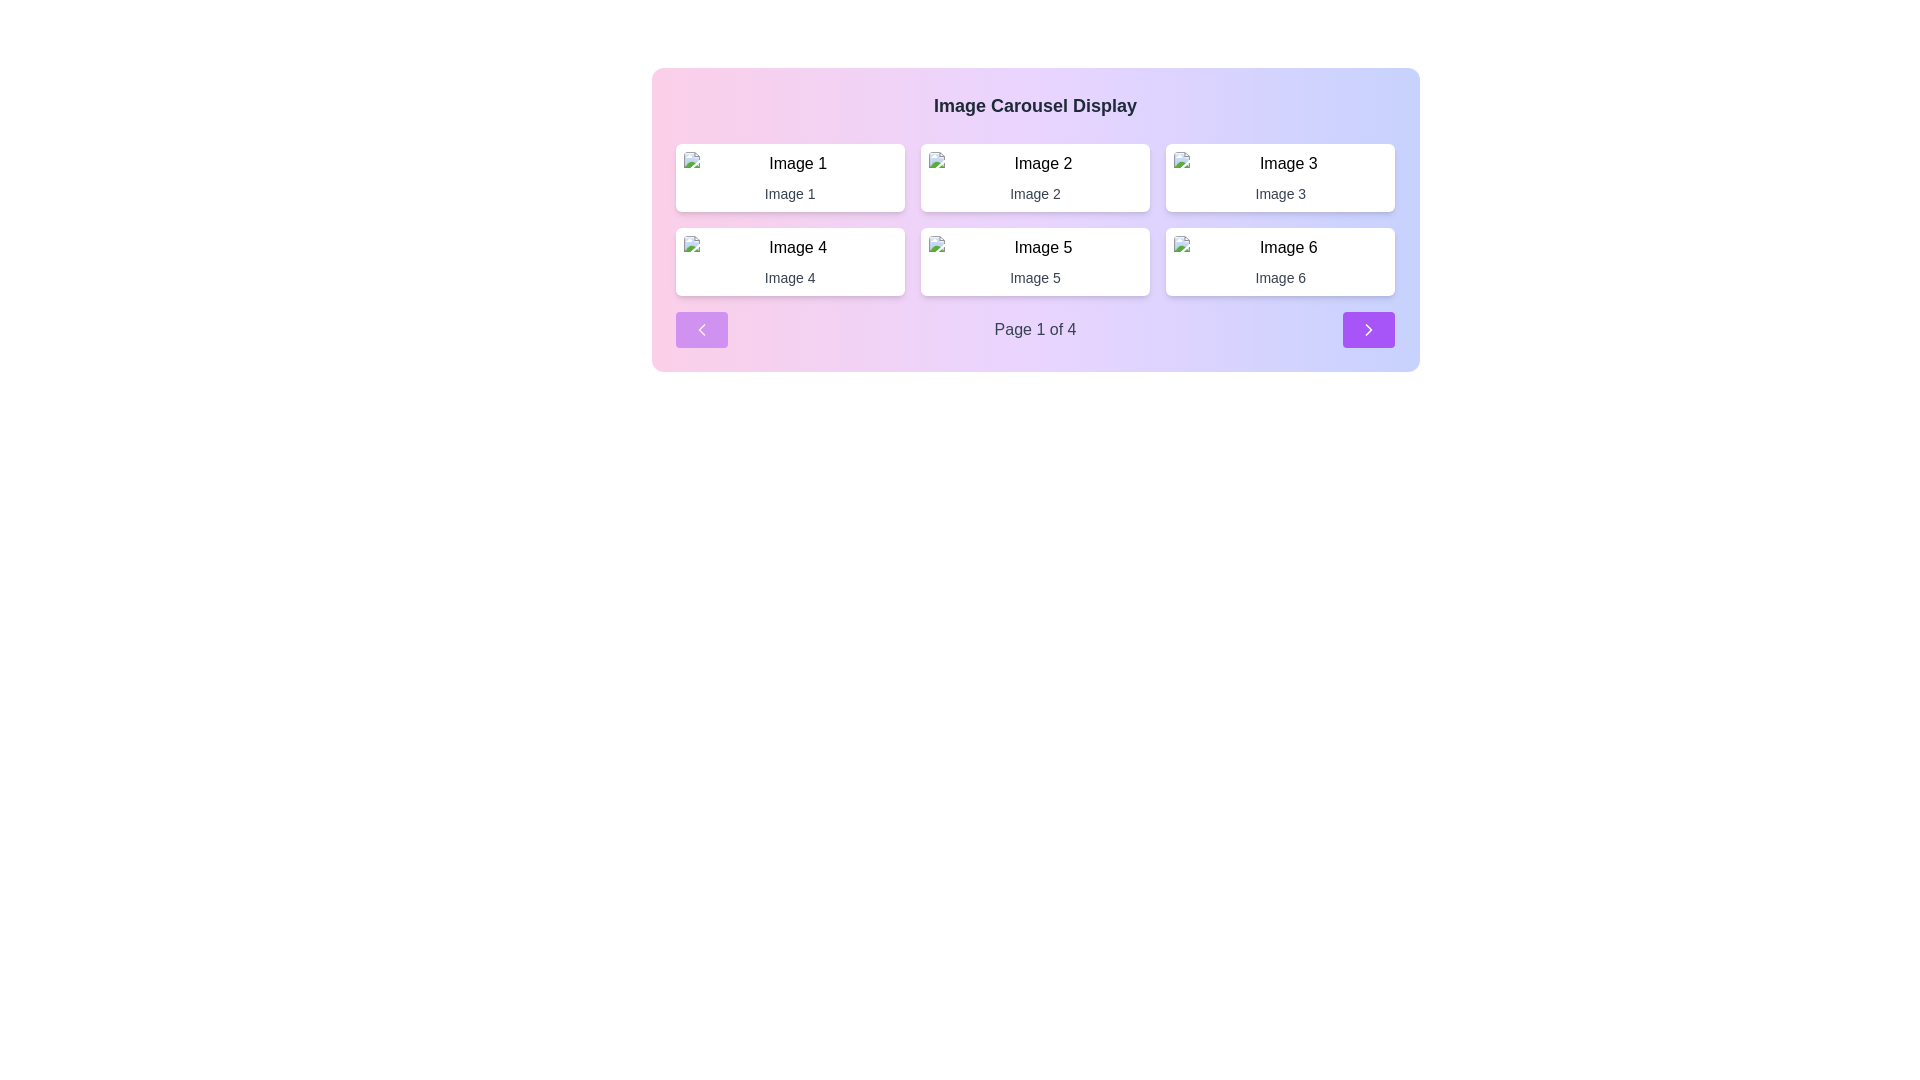 This screenshot has height=1080, width=1920. I want to click on on the card displaying the title 'Image 2' in the second column of the first row of the image carousel, so click(1035, 176).